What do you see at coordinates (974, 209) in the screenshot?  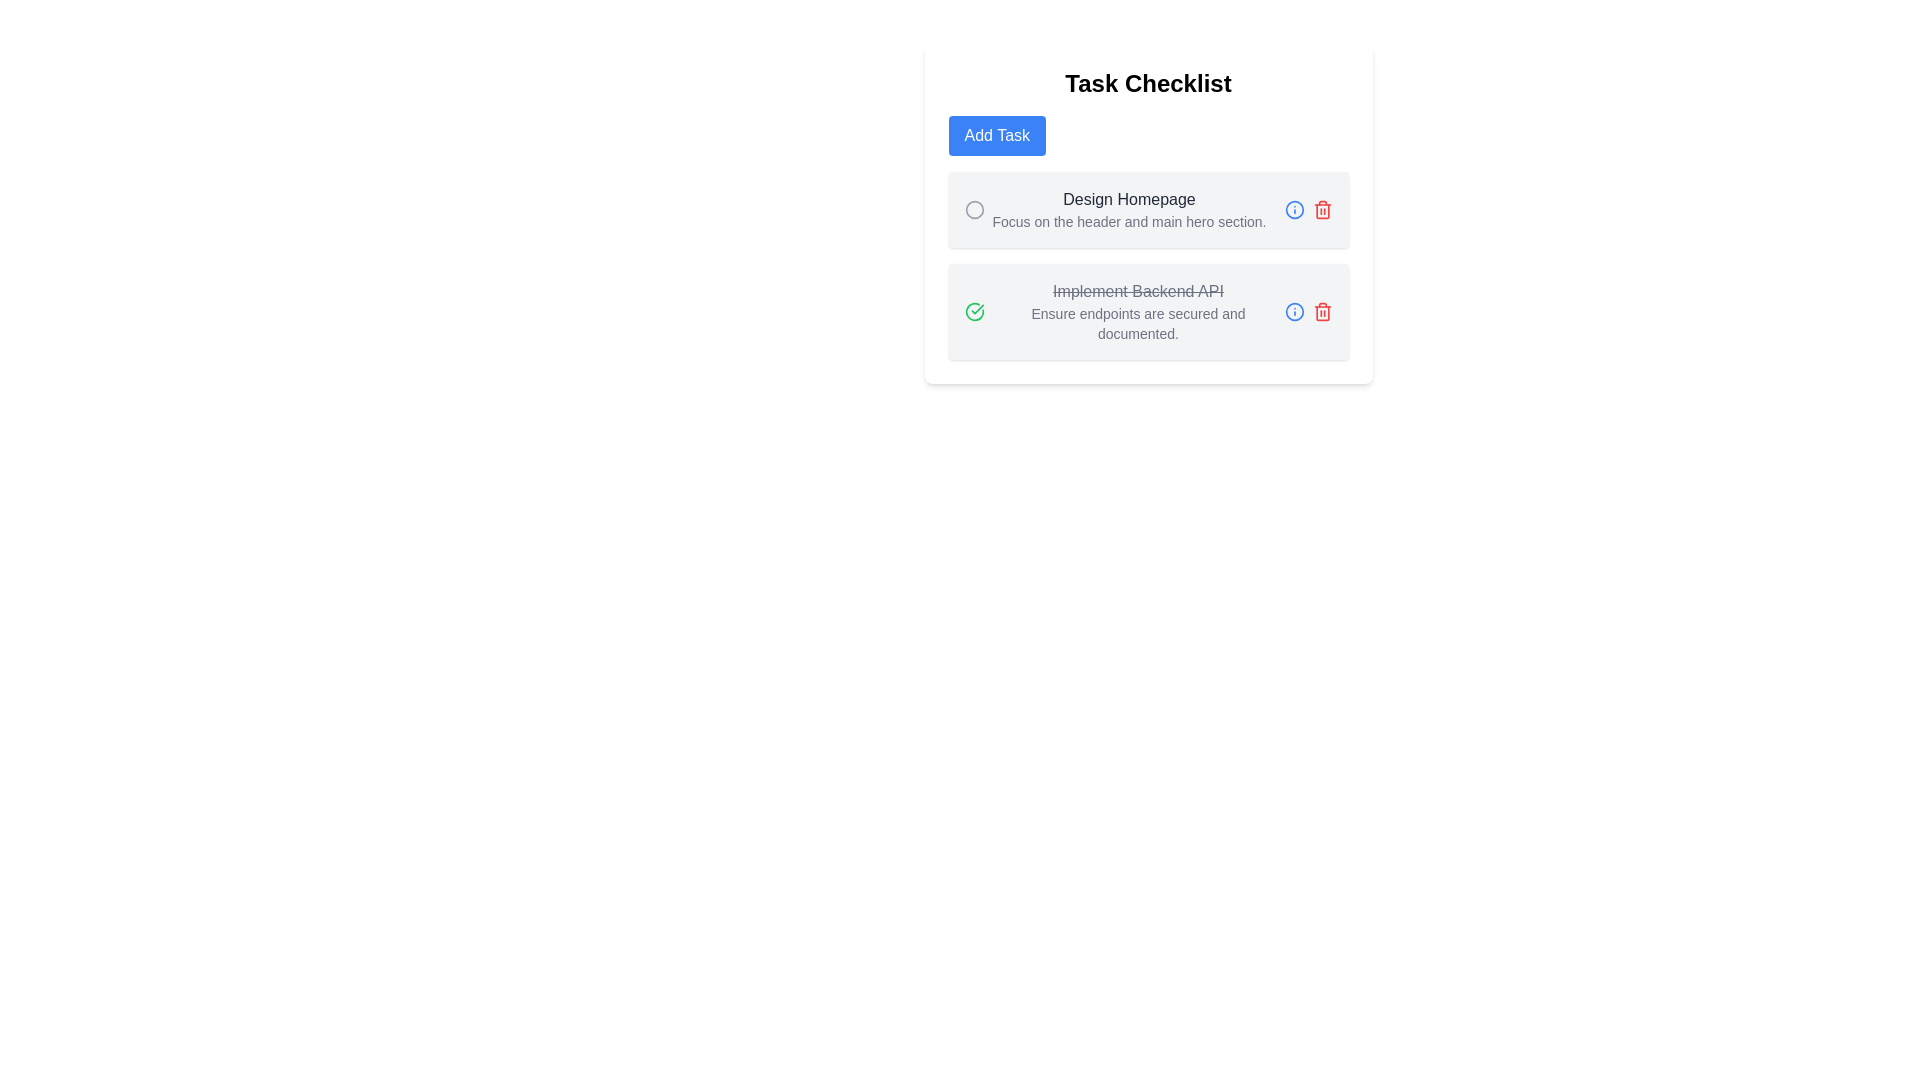 I see `the circular interactive icon with a gray outline next to the 'Design Homepage' task` at bounding box center [974, 209].